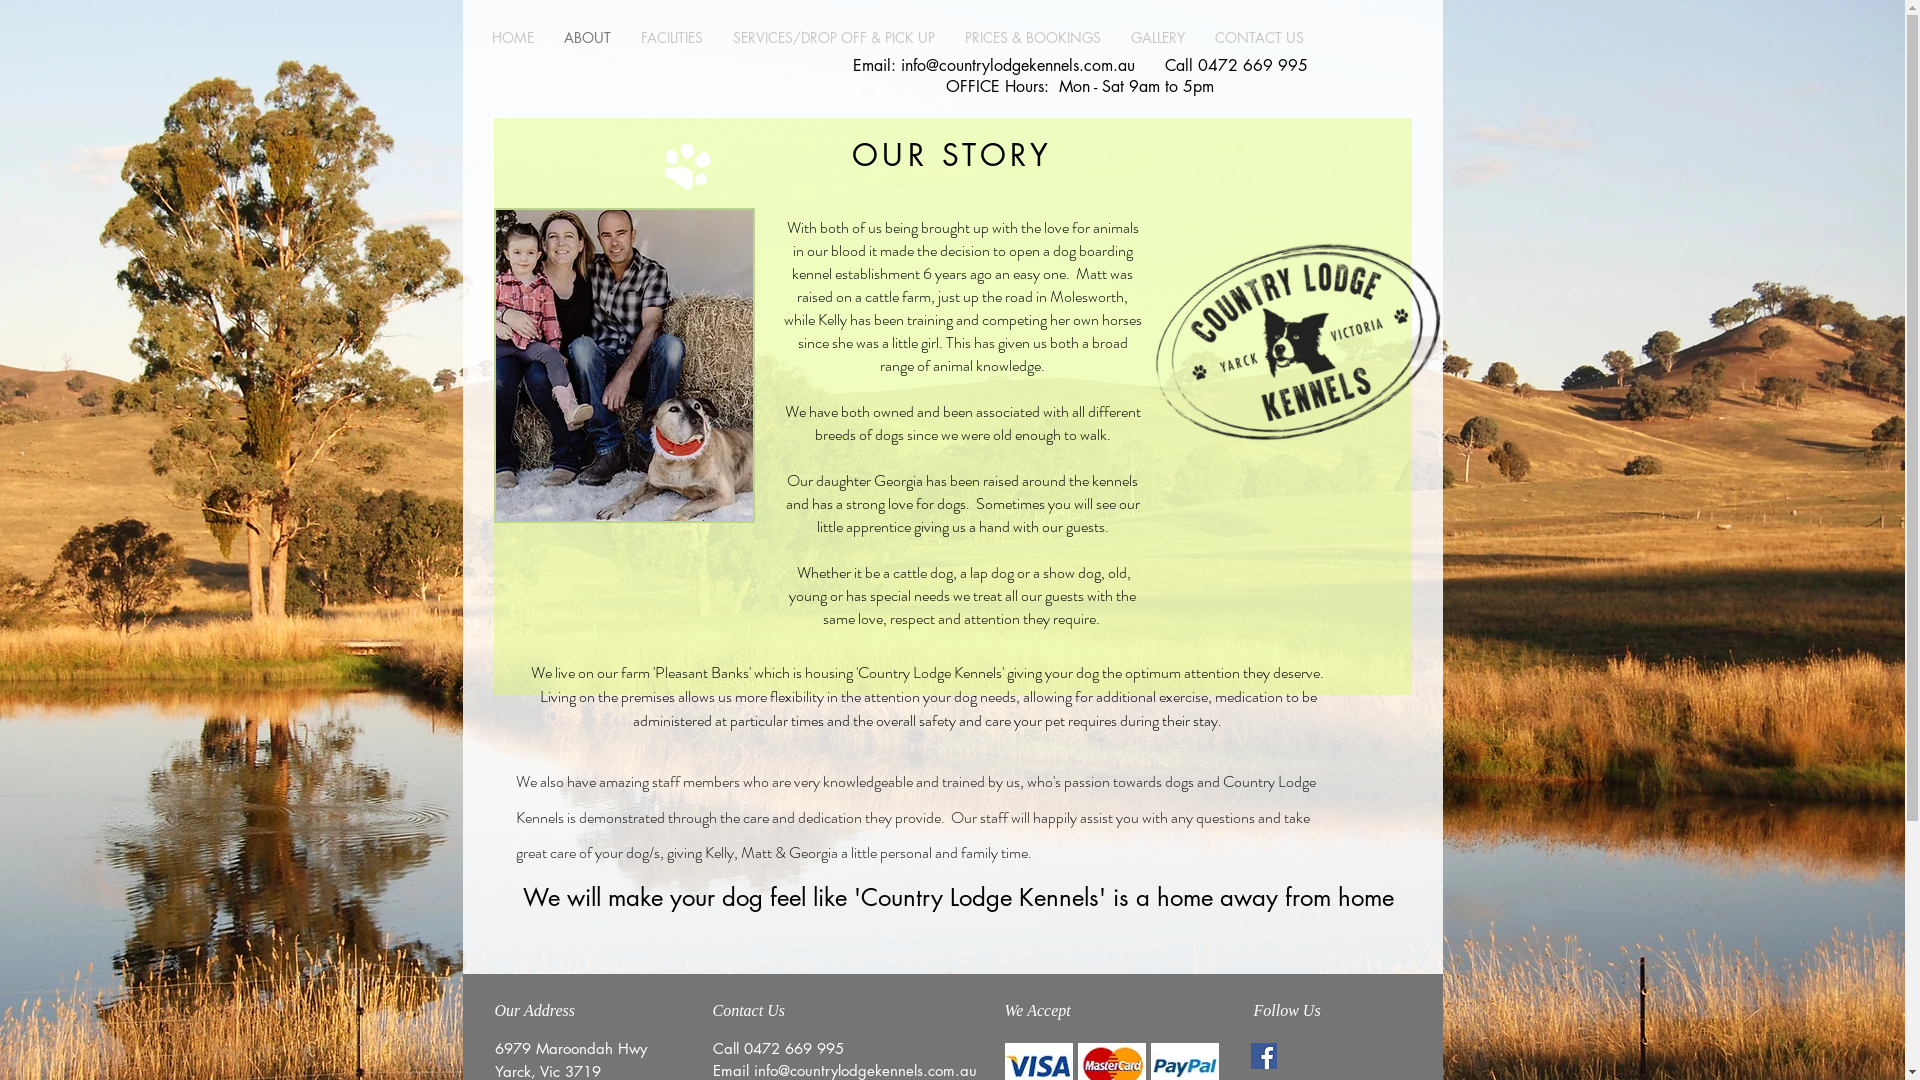 The image size is (1920, 1080). What do you see at coordinates (899, 64) in the screenshot?
I see `'info@countrylodgekennels.com.au'` at bounding box center [899, 64].